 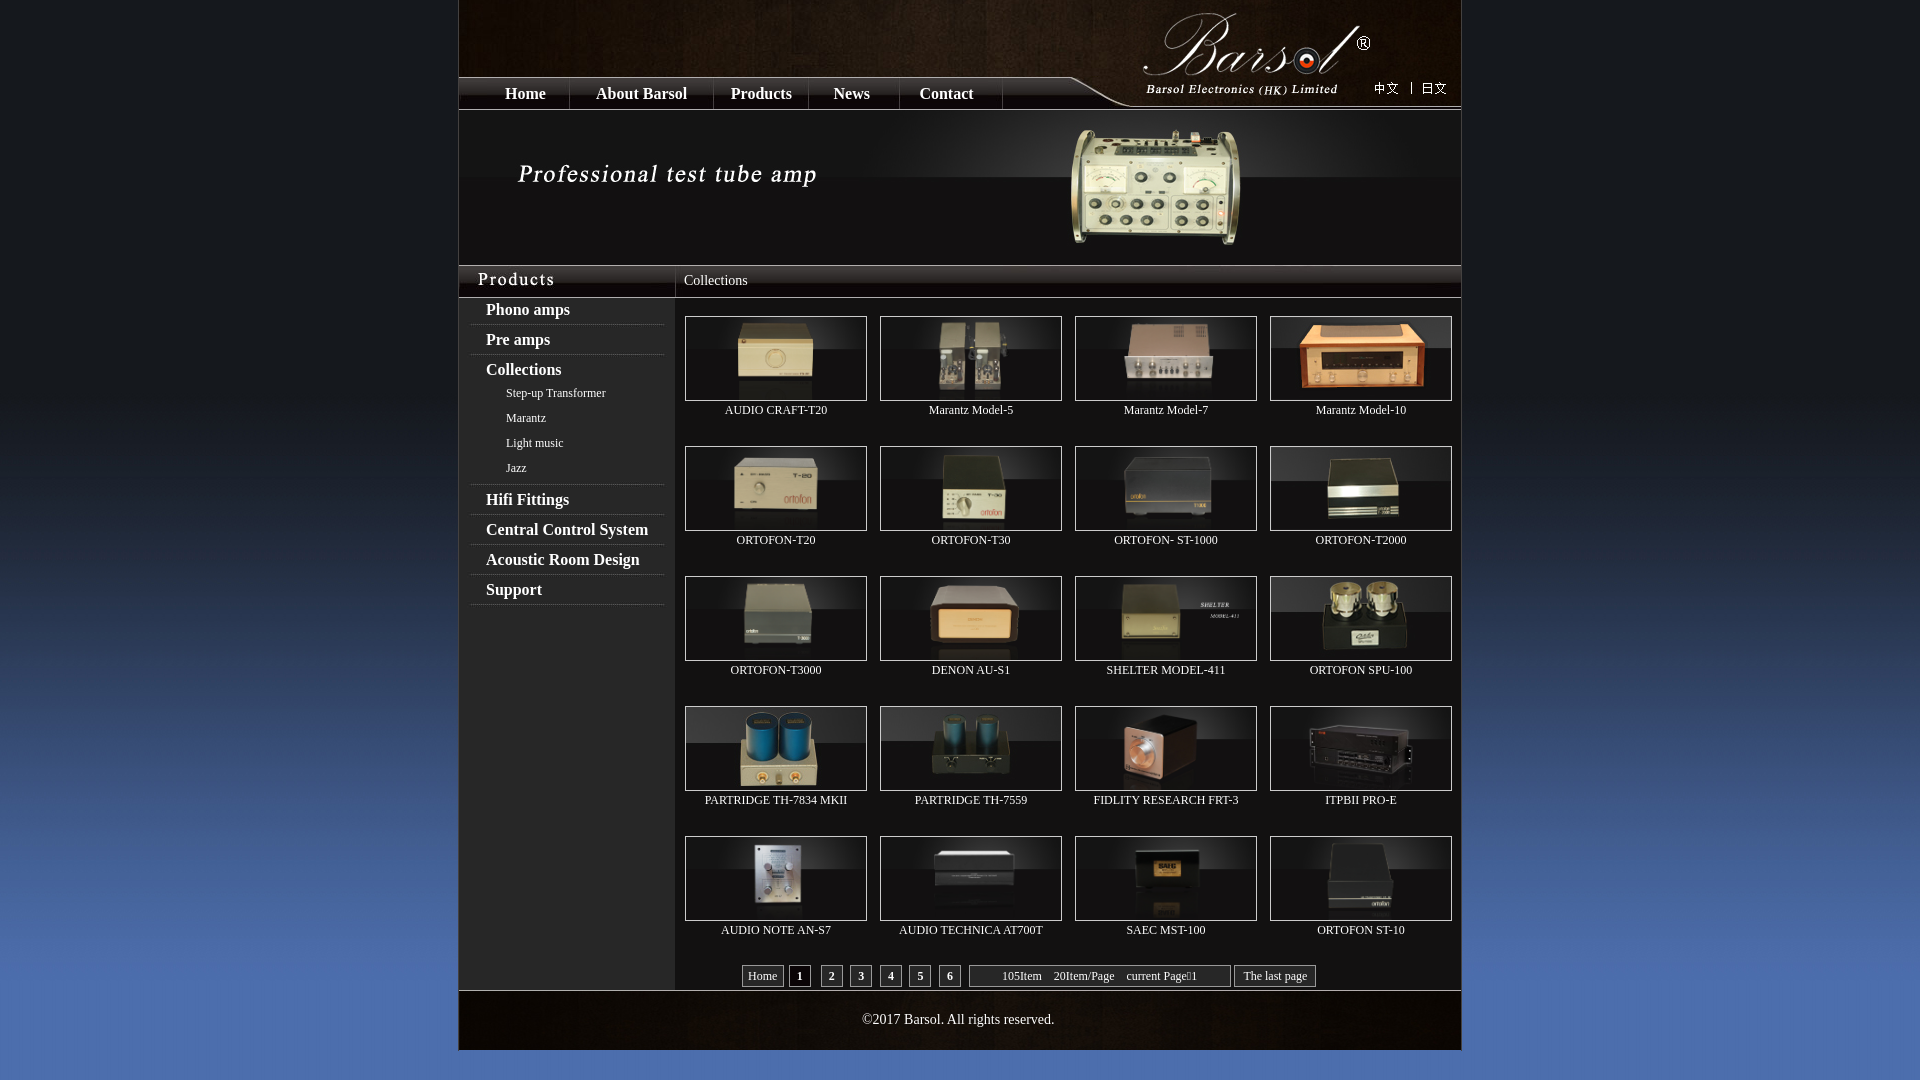 What do you see at coordinates (775, 798) in the screenshot?
I see `'PARTRIDGE TH-7834 MKII'` at bounding box center [775, 798].